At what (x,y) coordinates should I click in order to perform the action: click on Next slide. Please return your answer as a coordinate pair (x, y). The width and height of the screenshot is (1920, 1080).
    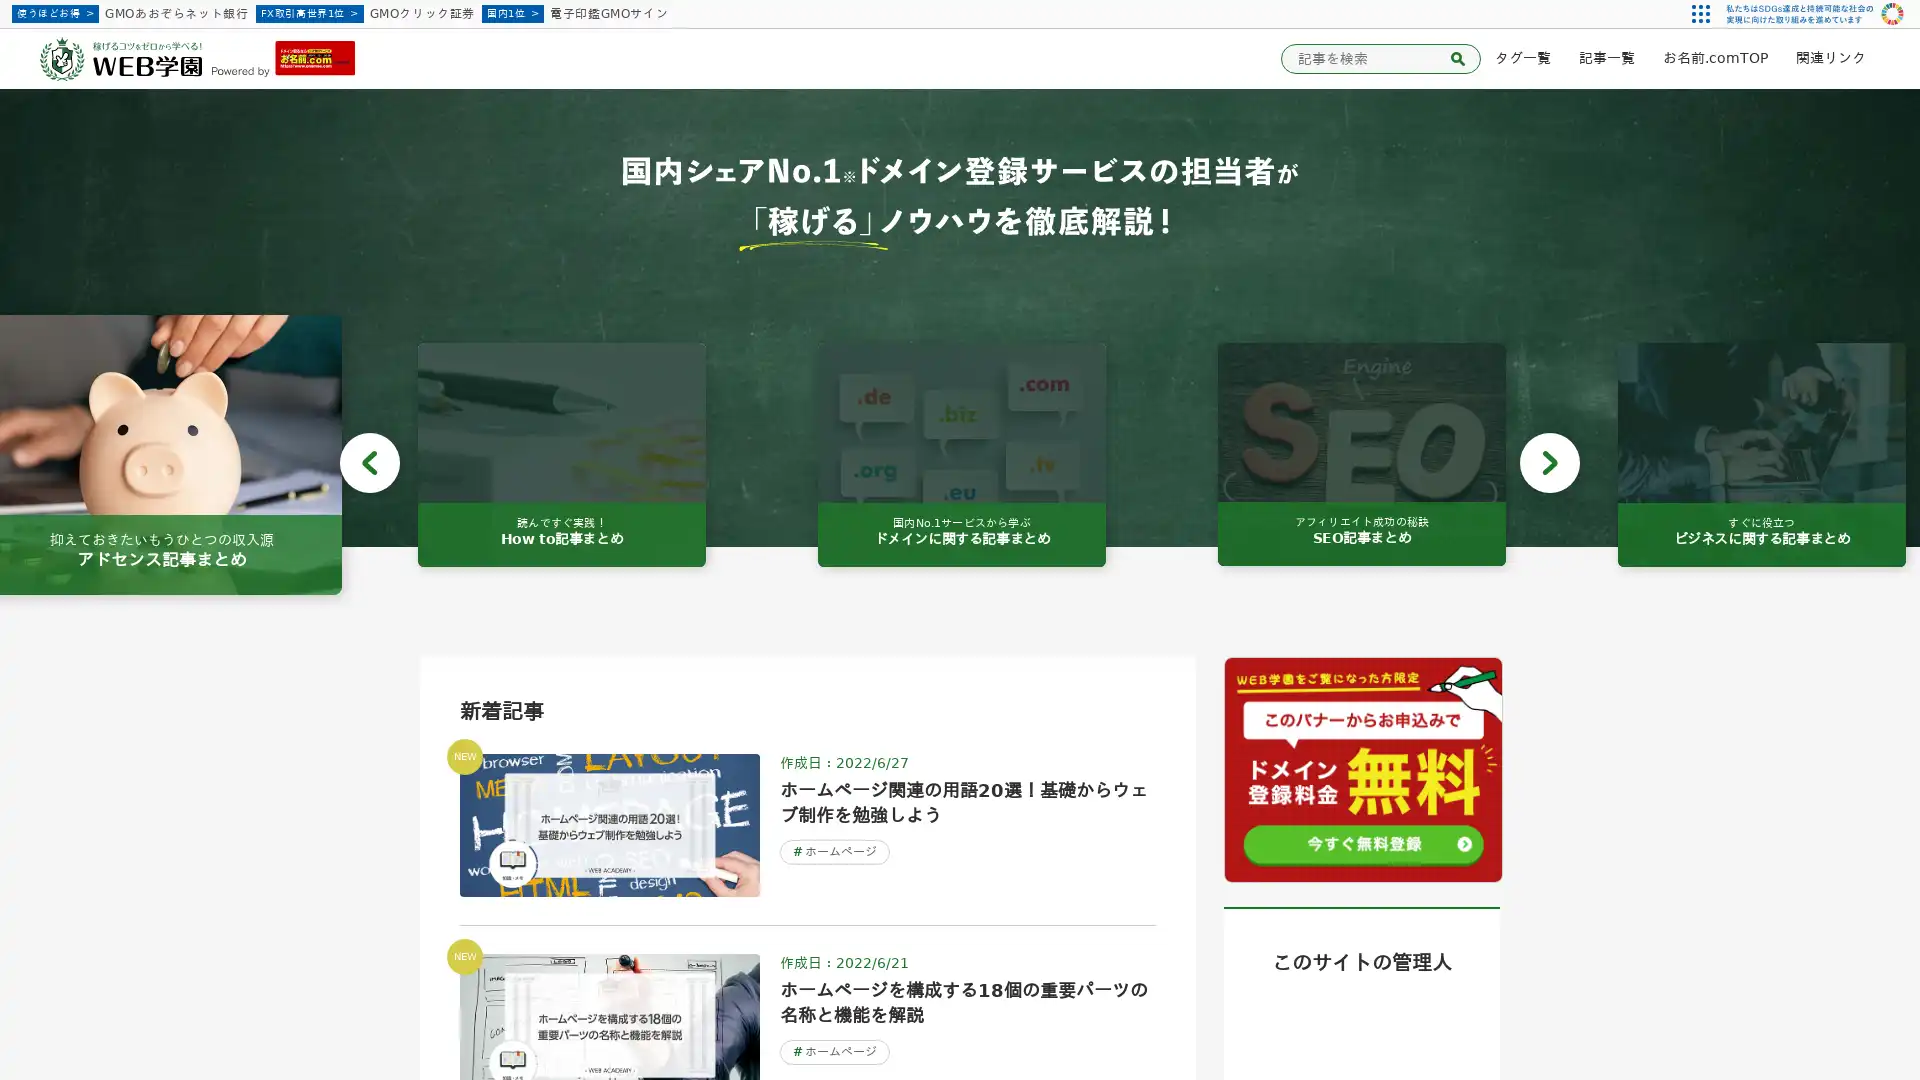
    Looking at the image, I should click on (1549, 462).